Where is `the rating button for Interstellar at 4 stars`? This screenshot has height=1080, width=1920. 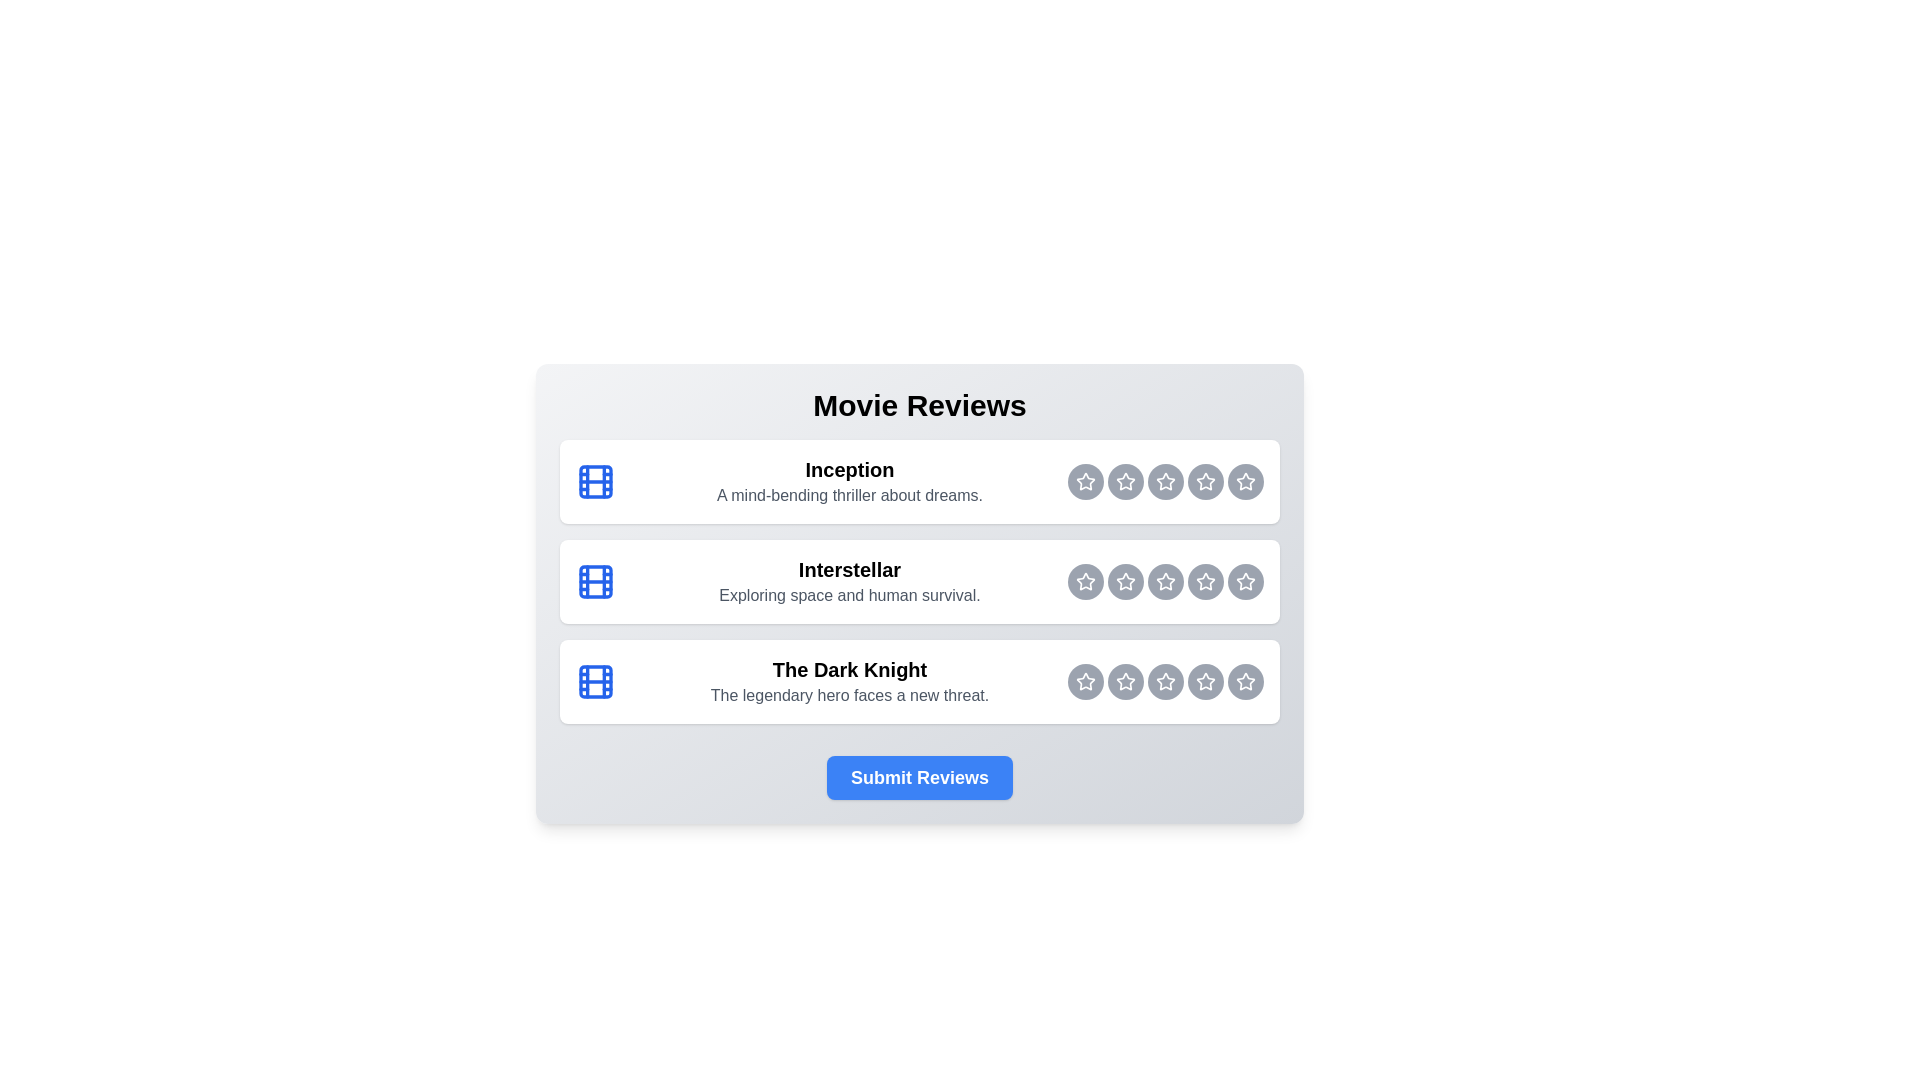 the rating button for Interstellar at 4 stars is located at coordinates (1204, 582).